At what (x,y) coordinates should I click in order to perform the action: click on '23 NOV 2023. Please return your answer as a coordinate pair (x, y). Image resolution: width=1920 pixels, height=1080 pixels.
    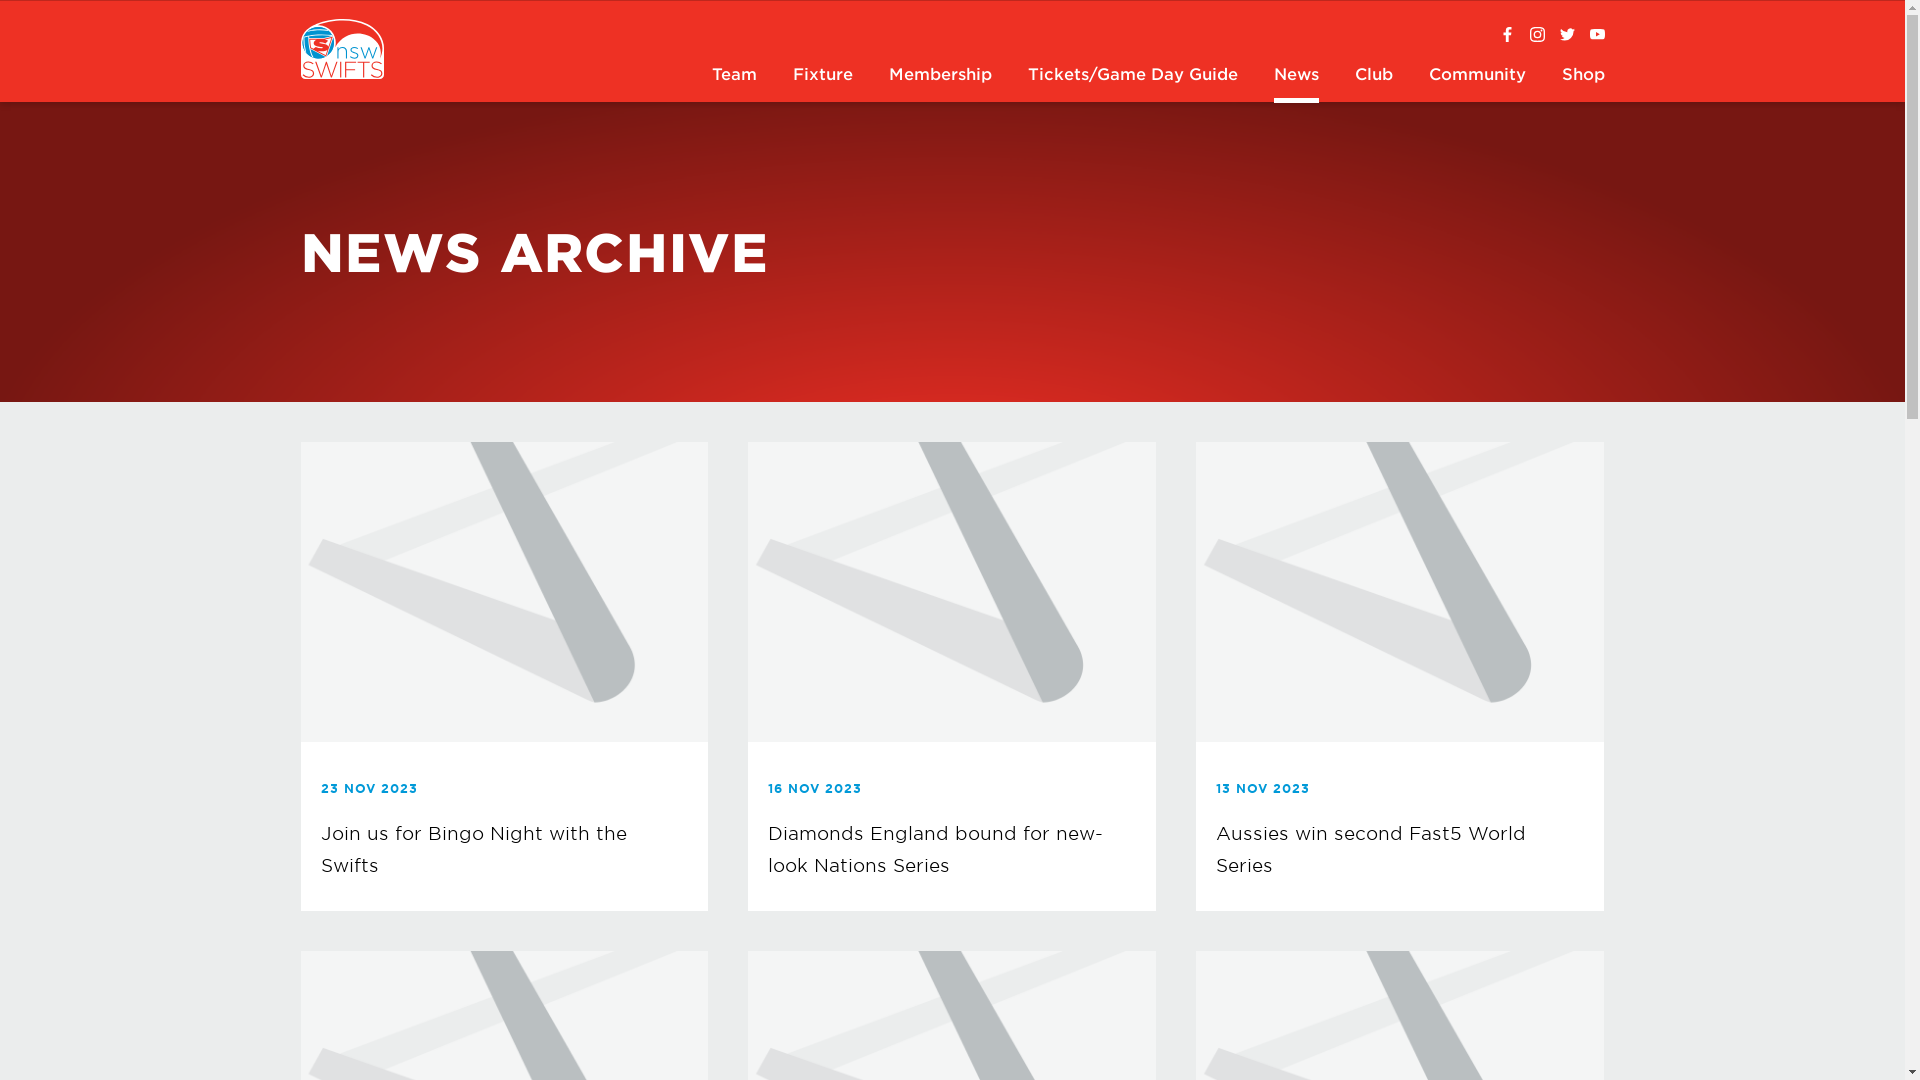
    Looking at the image, I should click on (504, 675).